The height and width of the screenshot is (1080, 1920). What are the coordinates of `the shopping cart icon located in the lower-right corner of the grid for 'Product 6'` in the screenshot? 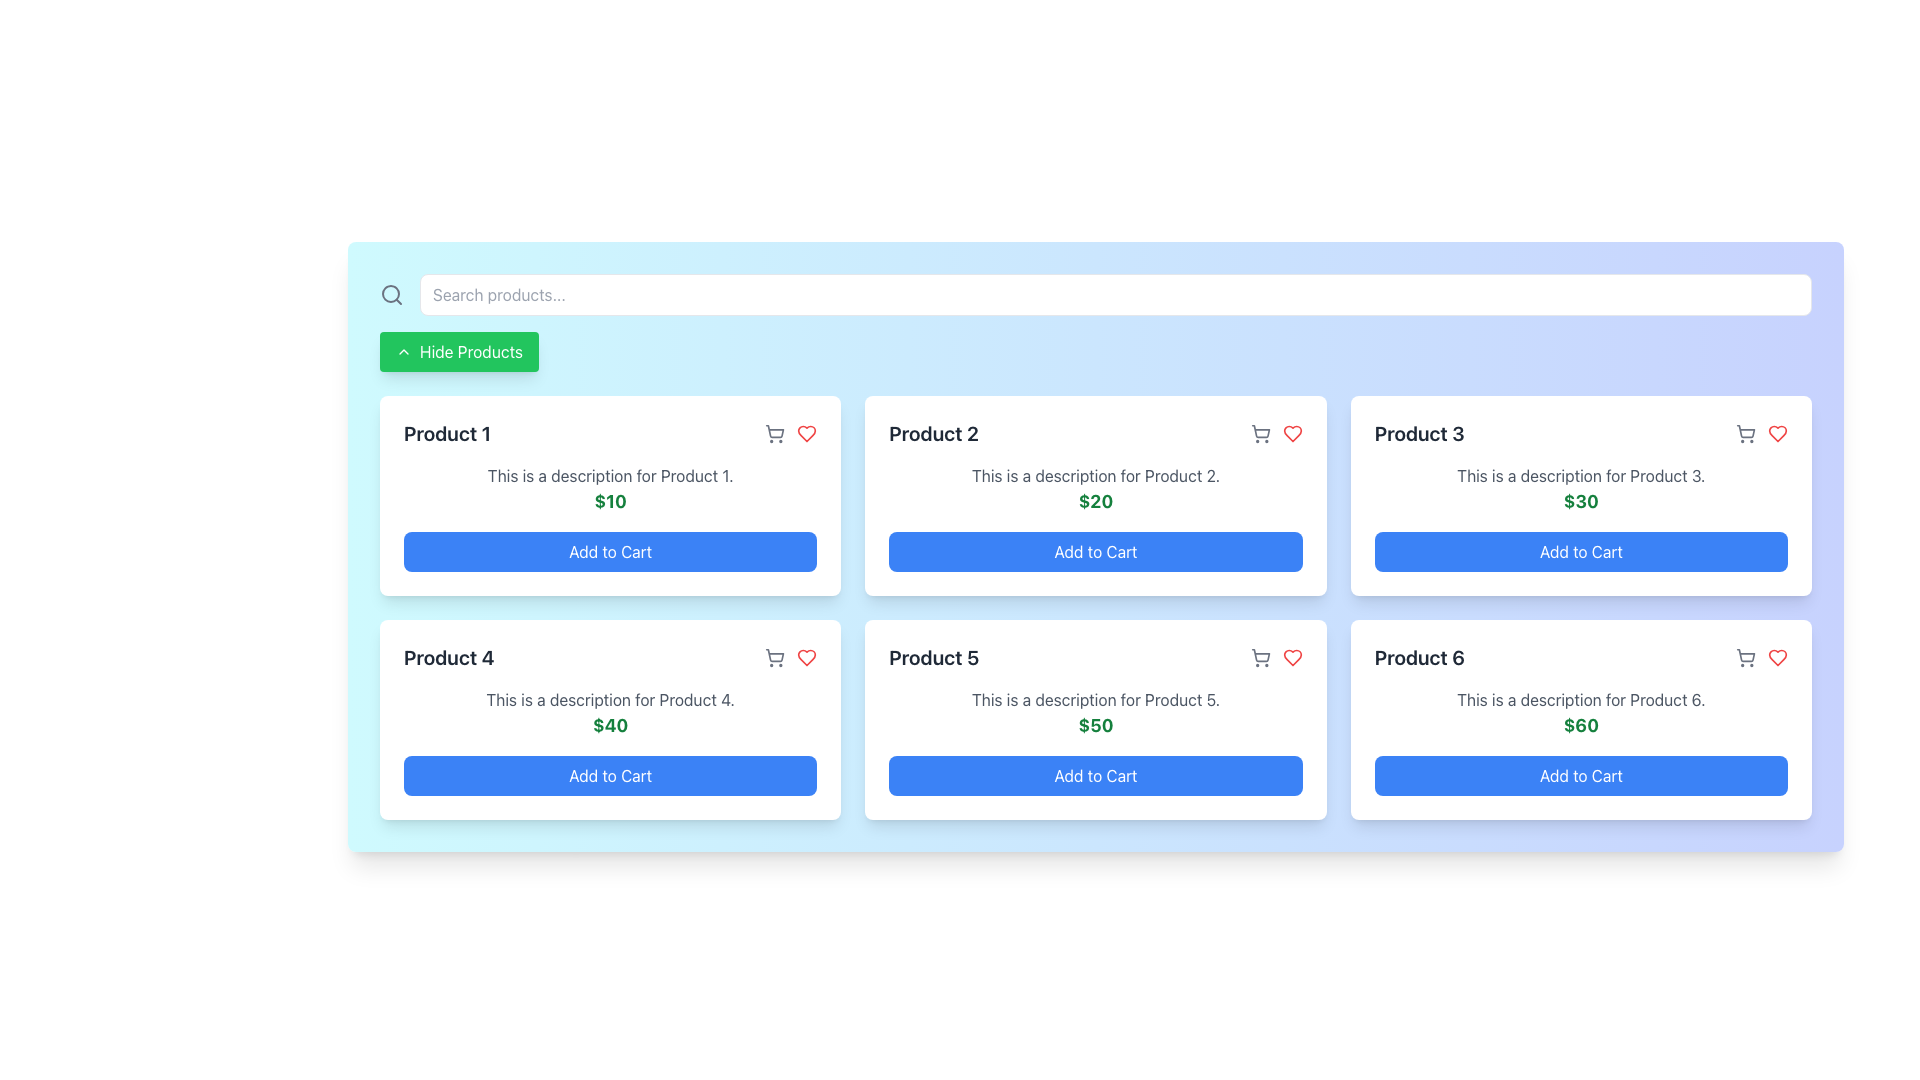 It's located at (1745, 658).